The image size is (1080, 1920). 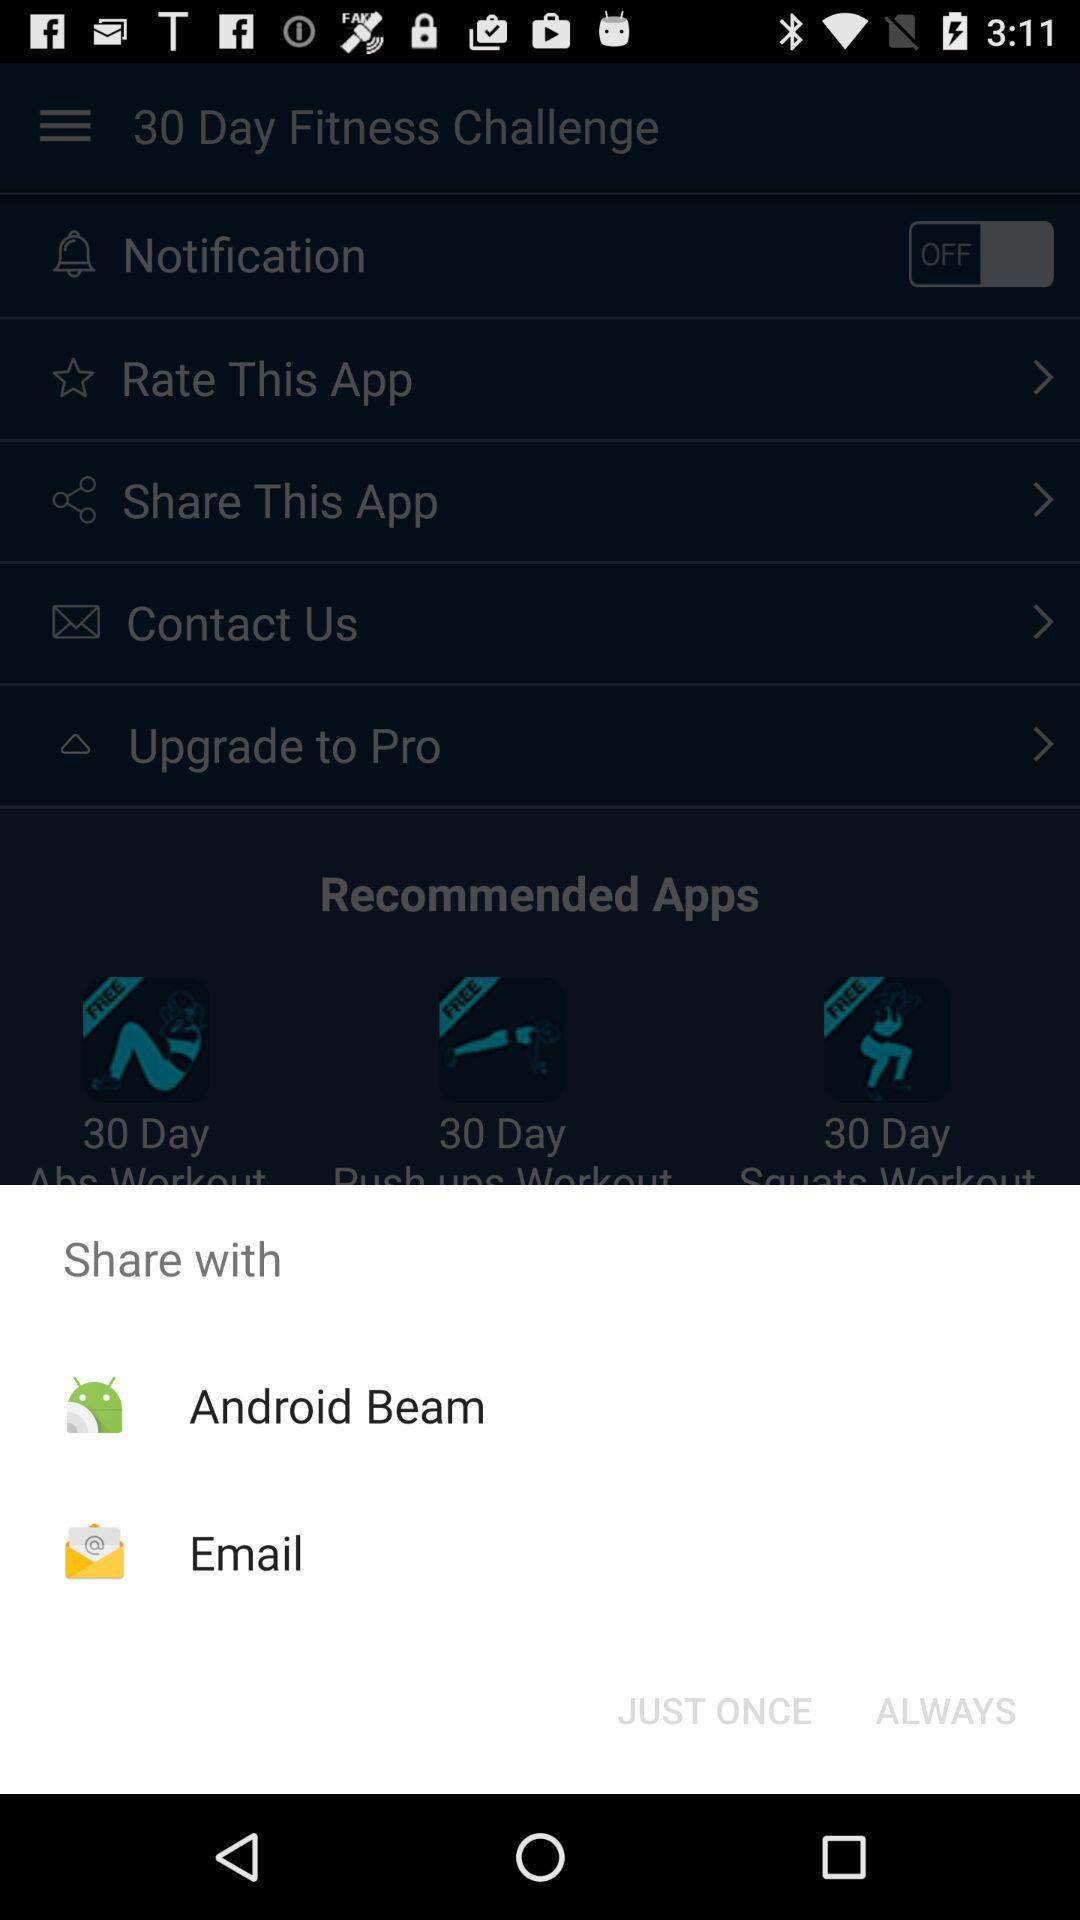 What do you see at coordinates (713, 1708) in the screenshot?
I see `the just once button` at bounding box center [713, 1708].